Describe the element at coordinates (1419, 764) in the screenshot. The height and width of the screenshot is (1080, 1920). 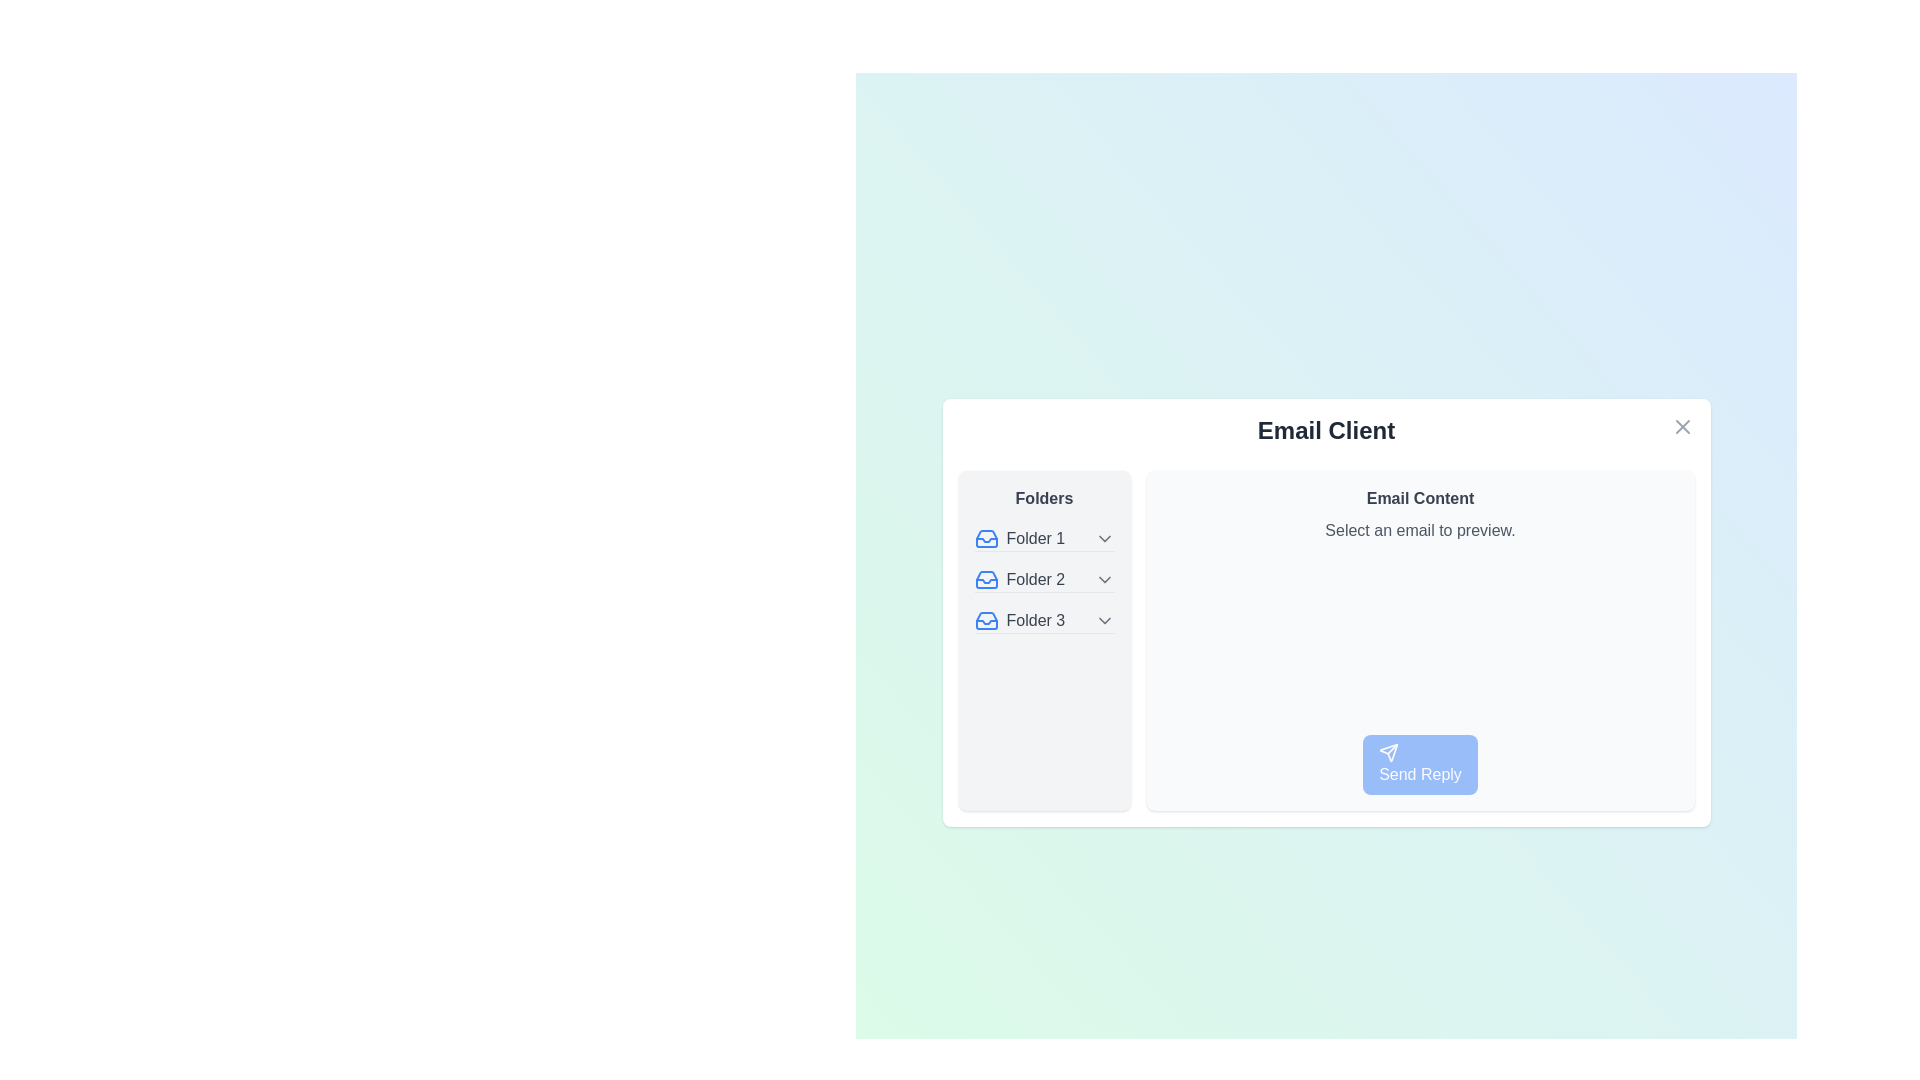
I see `the 'Send Reply' button, which has rounded corners, a light blue background, a white paper airplane icon, and white centered text` at that location.